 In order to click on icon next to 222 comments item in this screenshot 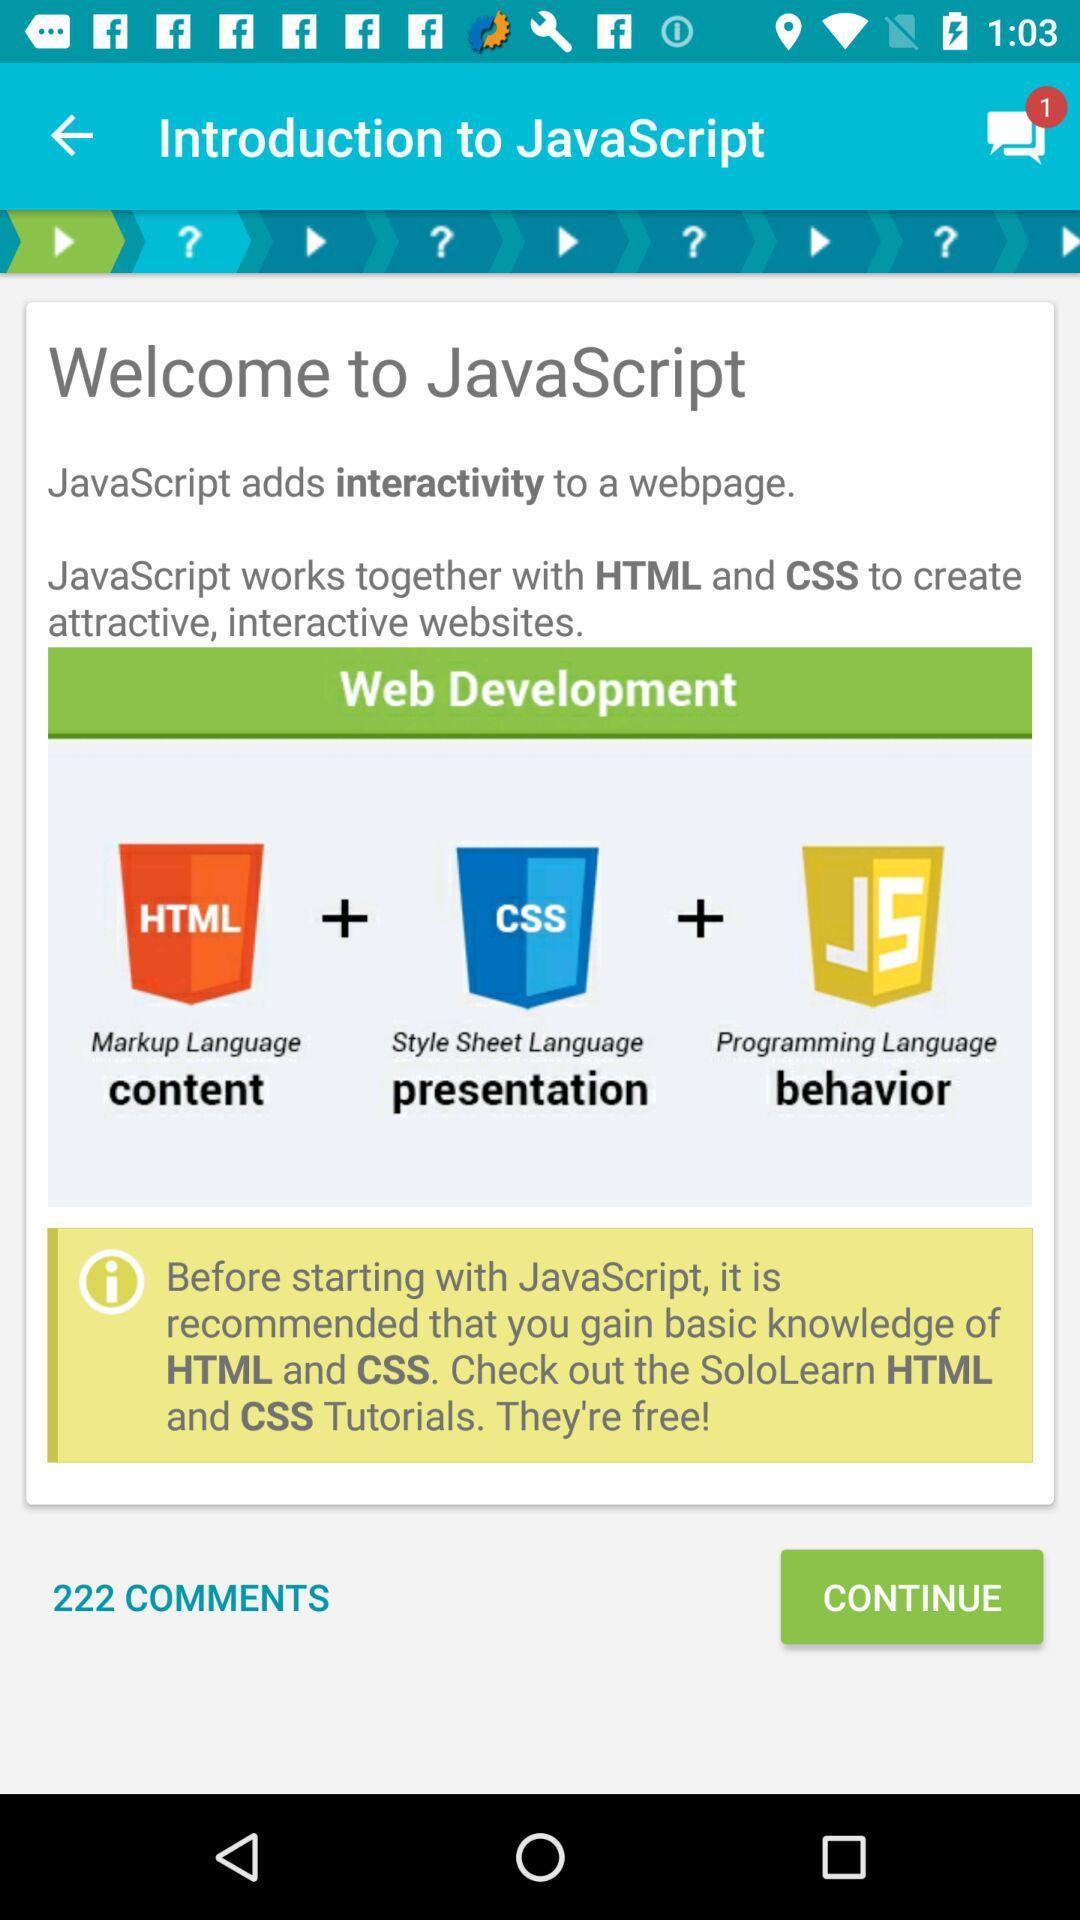, I will do `click(911, 1595)`.